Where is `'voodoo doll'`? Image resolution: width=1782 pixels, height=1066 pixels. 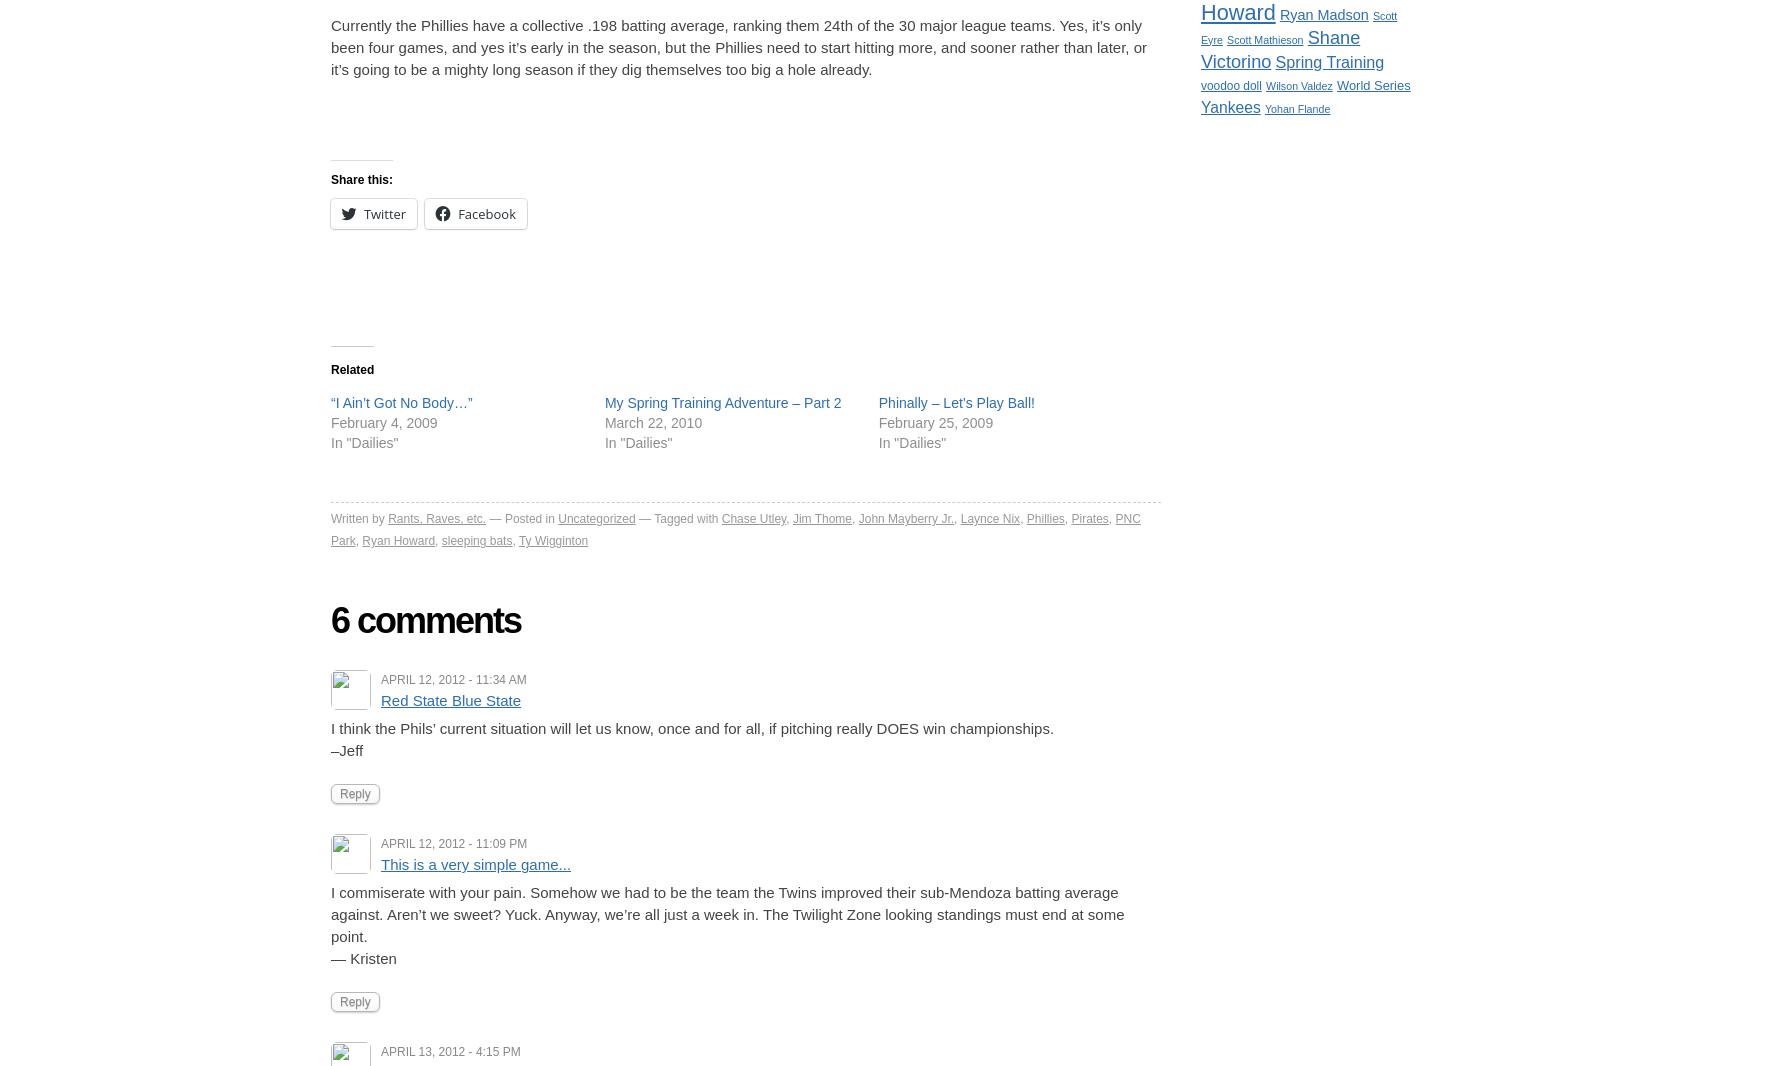 'voodoo doll' is located at coordinates (1200, 83).